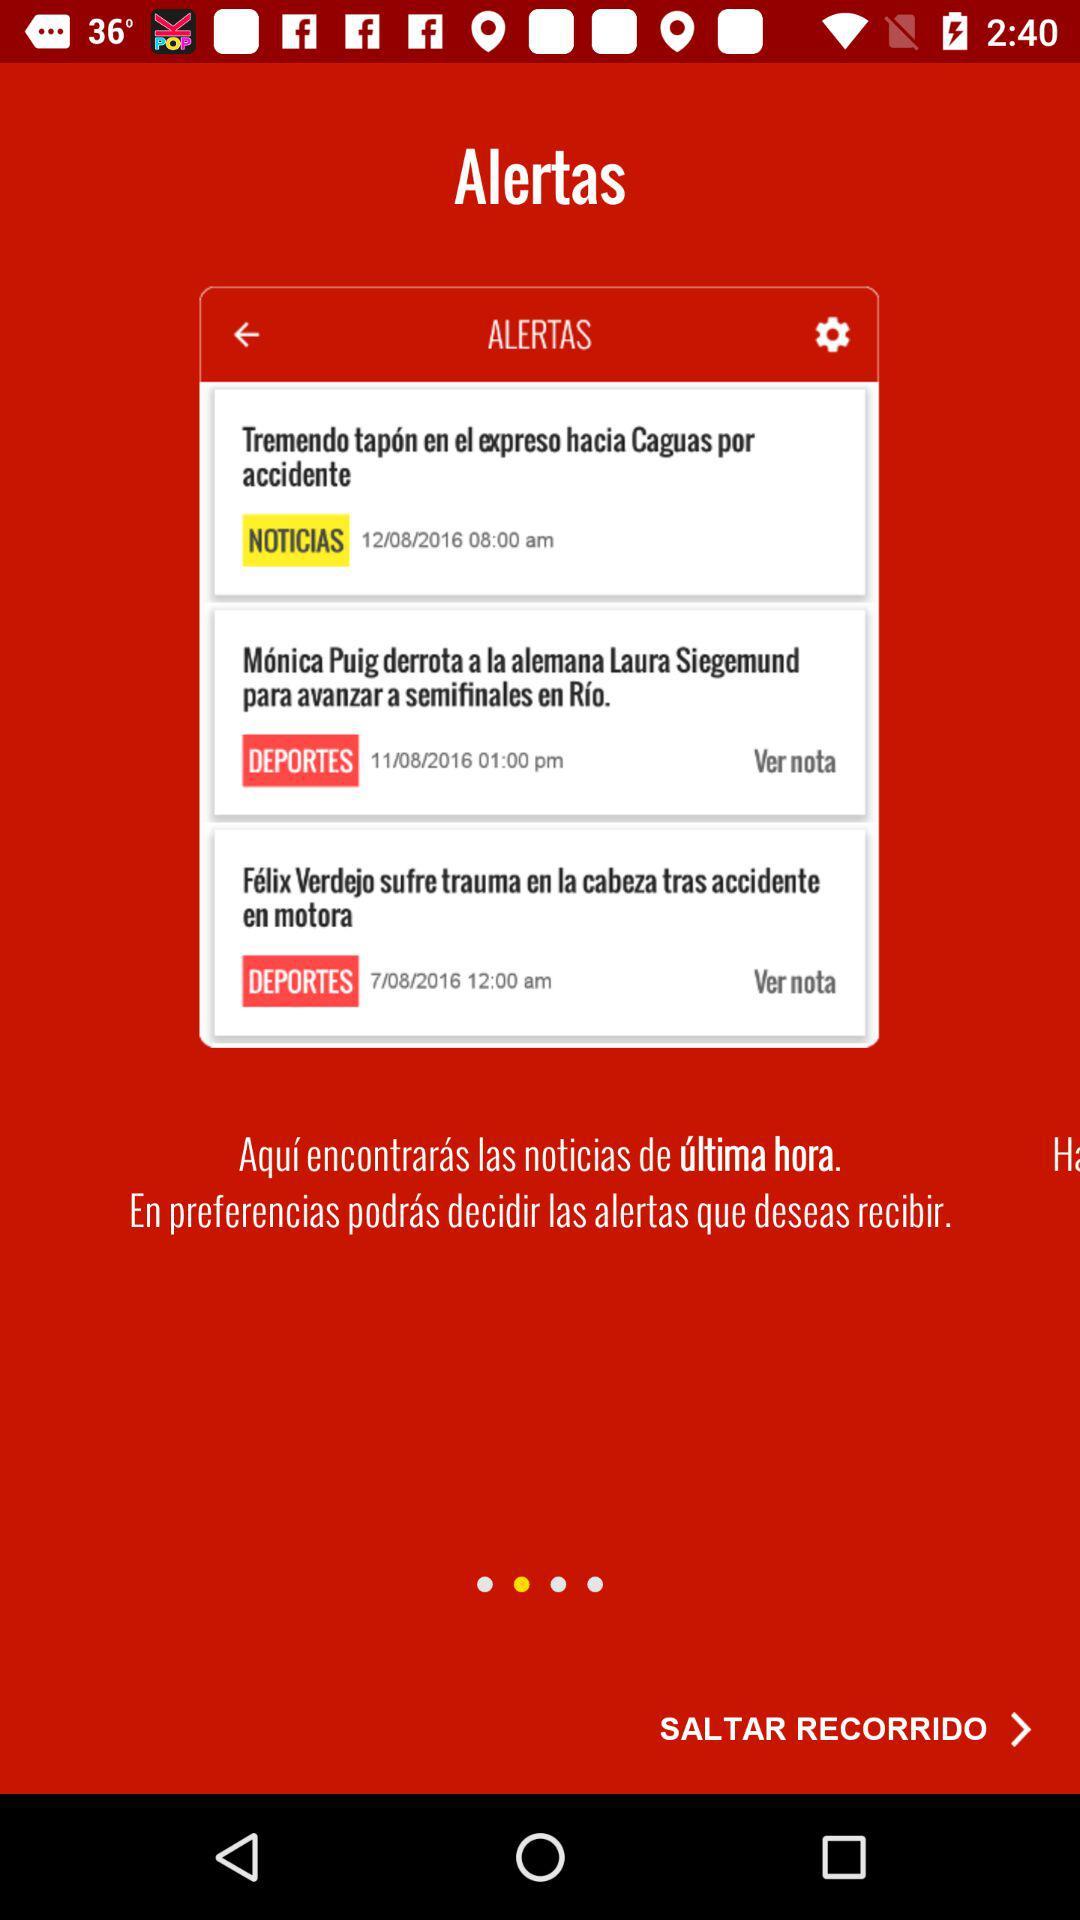  What do you see at coordinates (520, 1583) in the screenshot?
I see `go next page` at bounding box center [520, 1583].